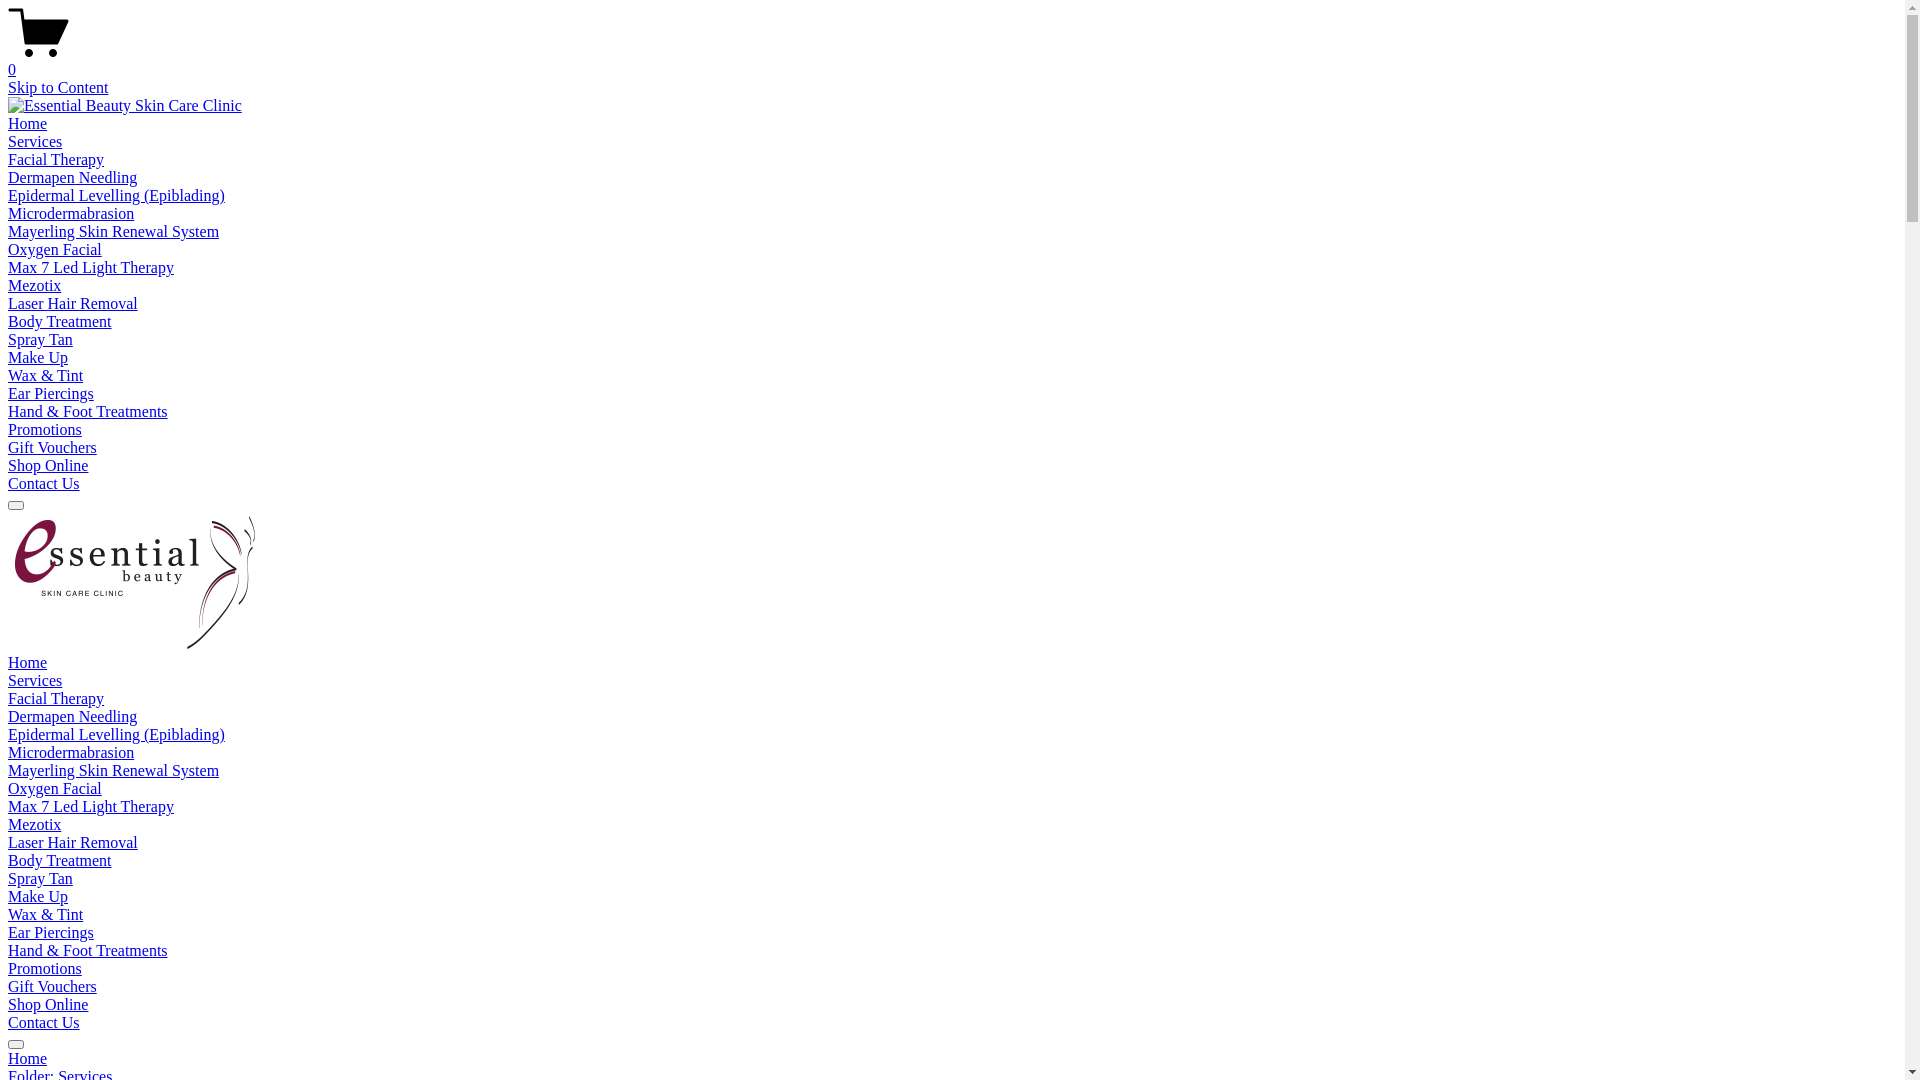 This screenshot has height=1080, width=1920. What do you see at coordinates (72, 176) in the screenshot?
I see `'Dermapen Needling'` at bounding box center [72, 176].